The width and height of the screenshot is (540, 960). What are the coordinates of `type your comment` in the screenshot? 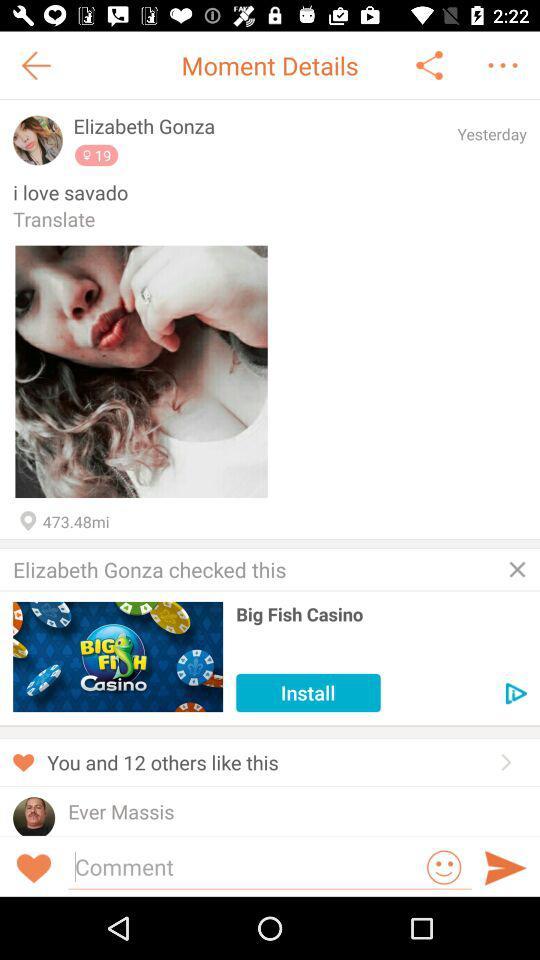 It's located at (245, 865).